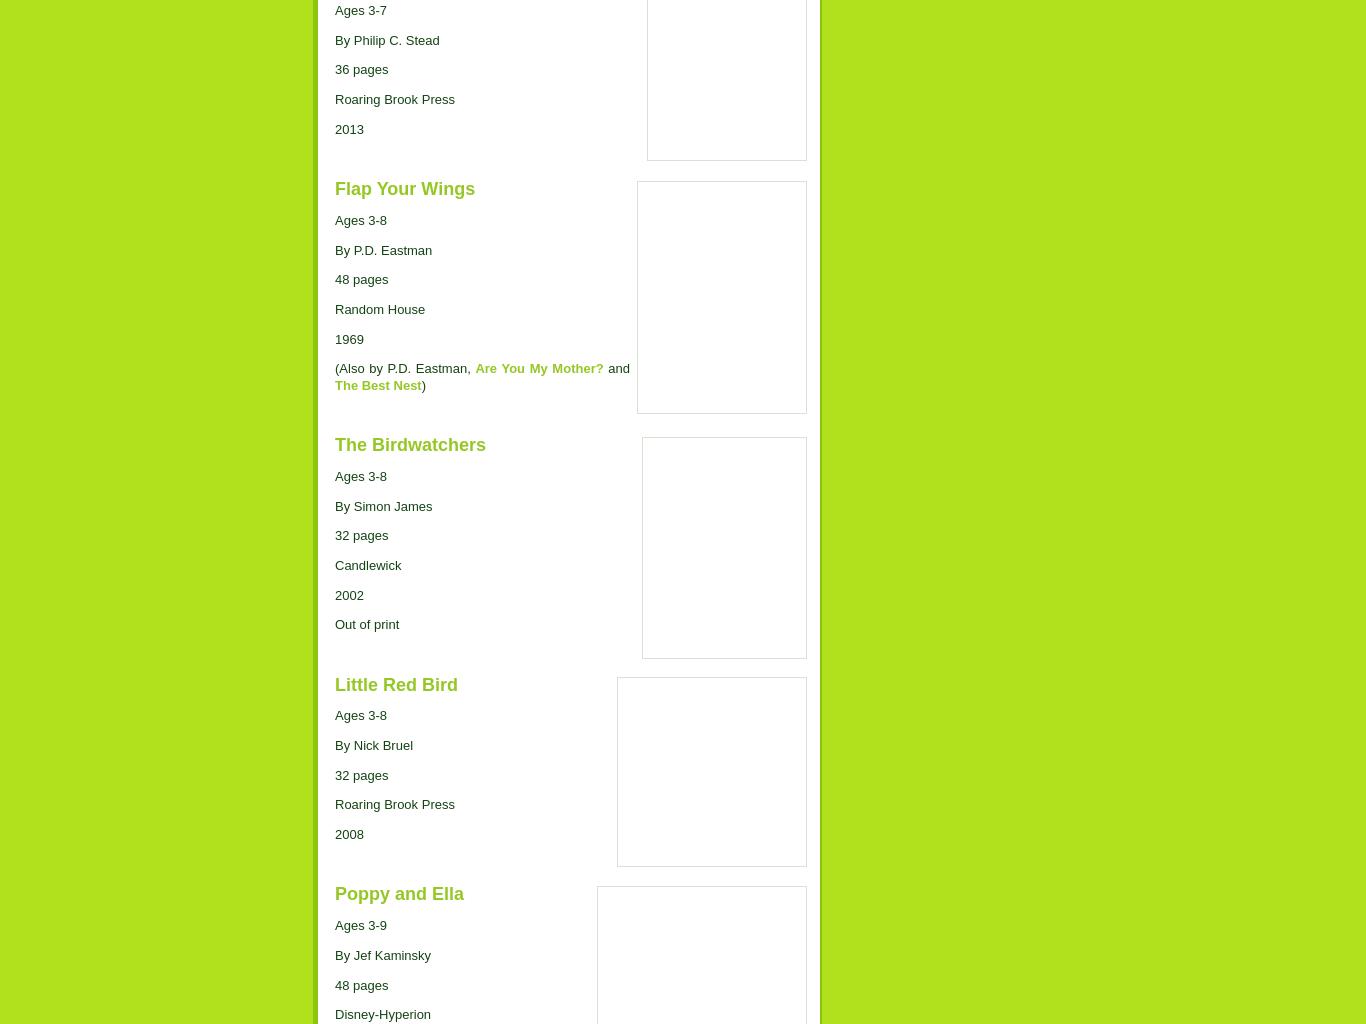 The width and height of the screenshot is (1366, 1024). What do you see at coordinates (420, 384) in the screenshot?
I see `')'` at bounding box center [420, 384].